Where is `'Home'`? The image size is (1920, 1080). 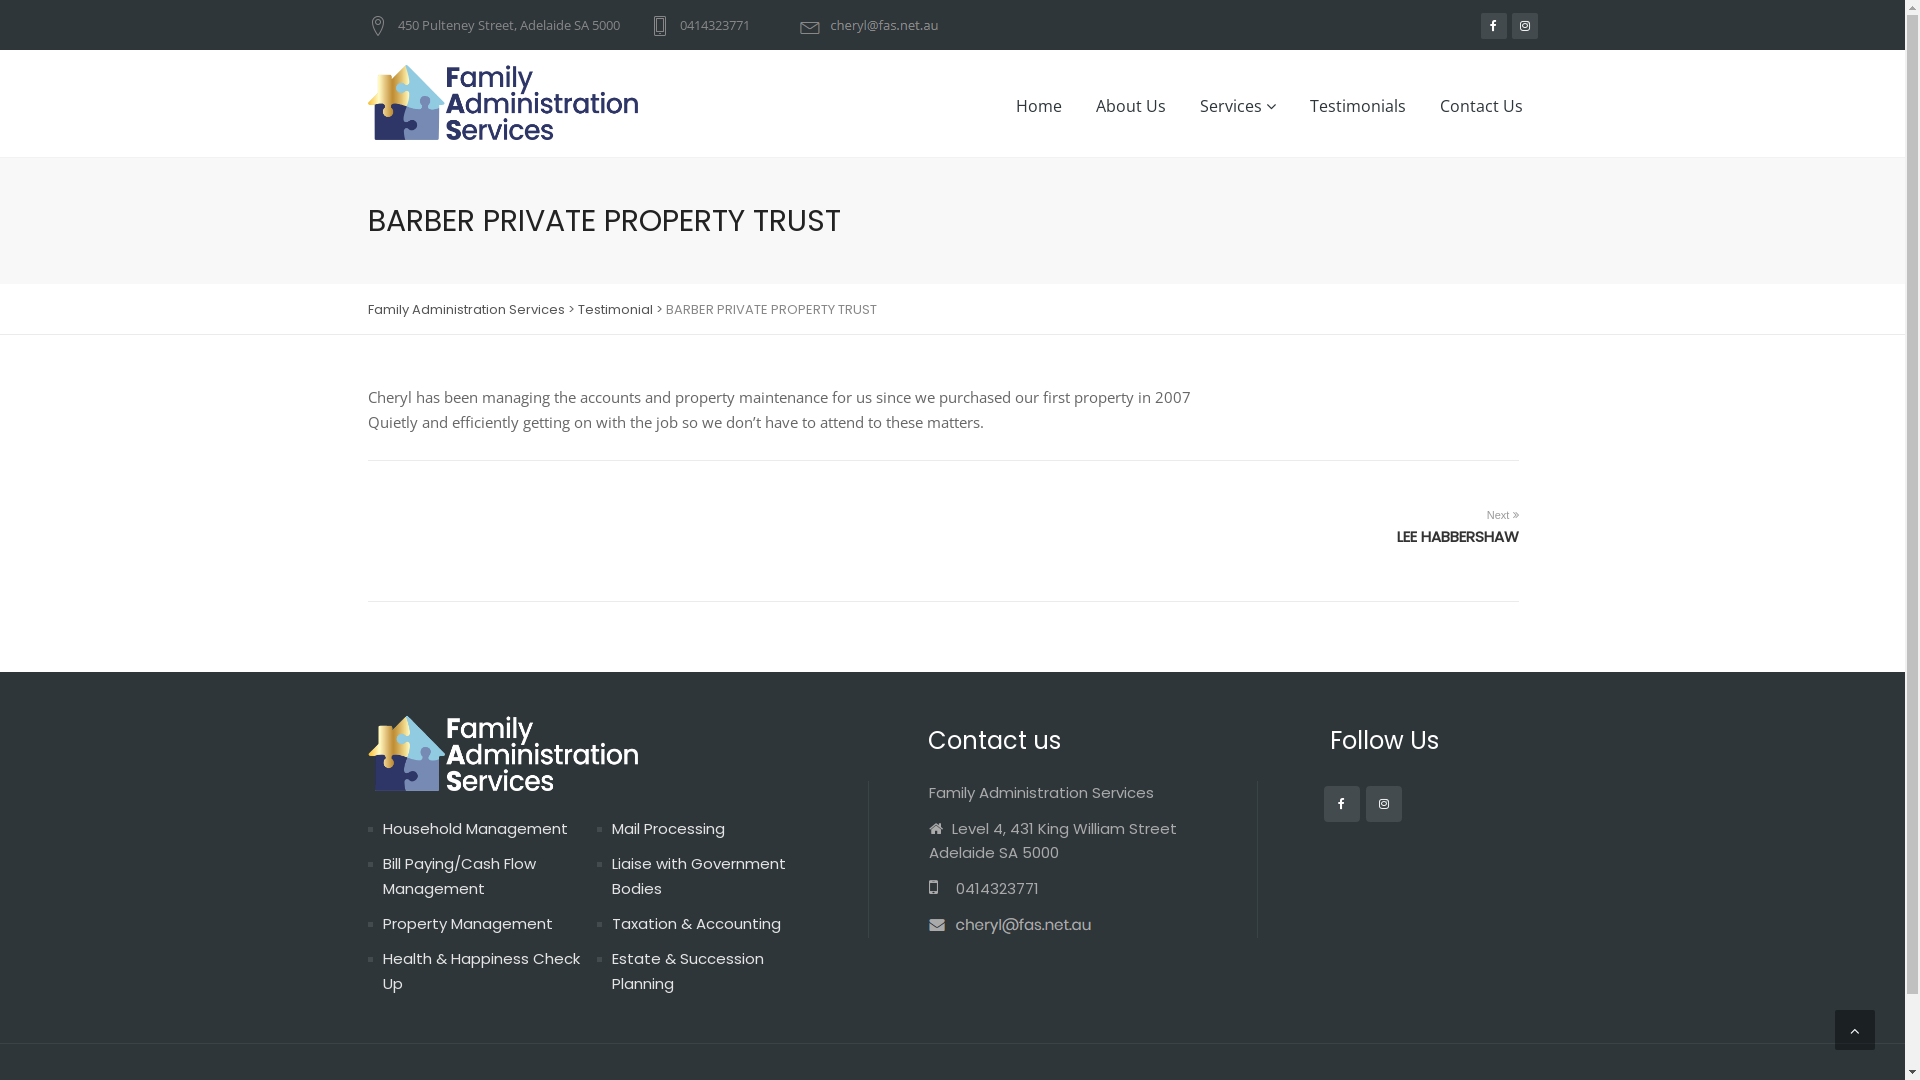 'Home' is located at coordinates (1037, 105).